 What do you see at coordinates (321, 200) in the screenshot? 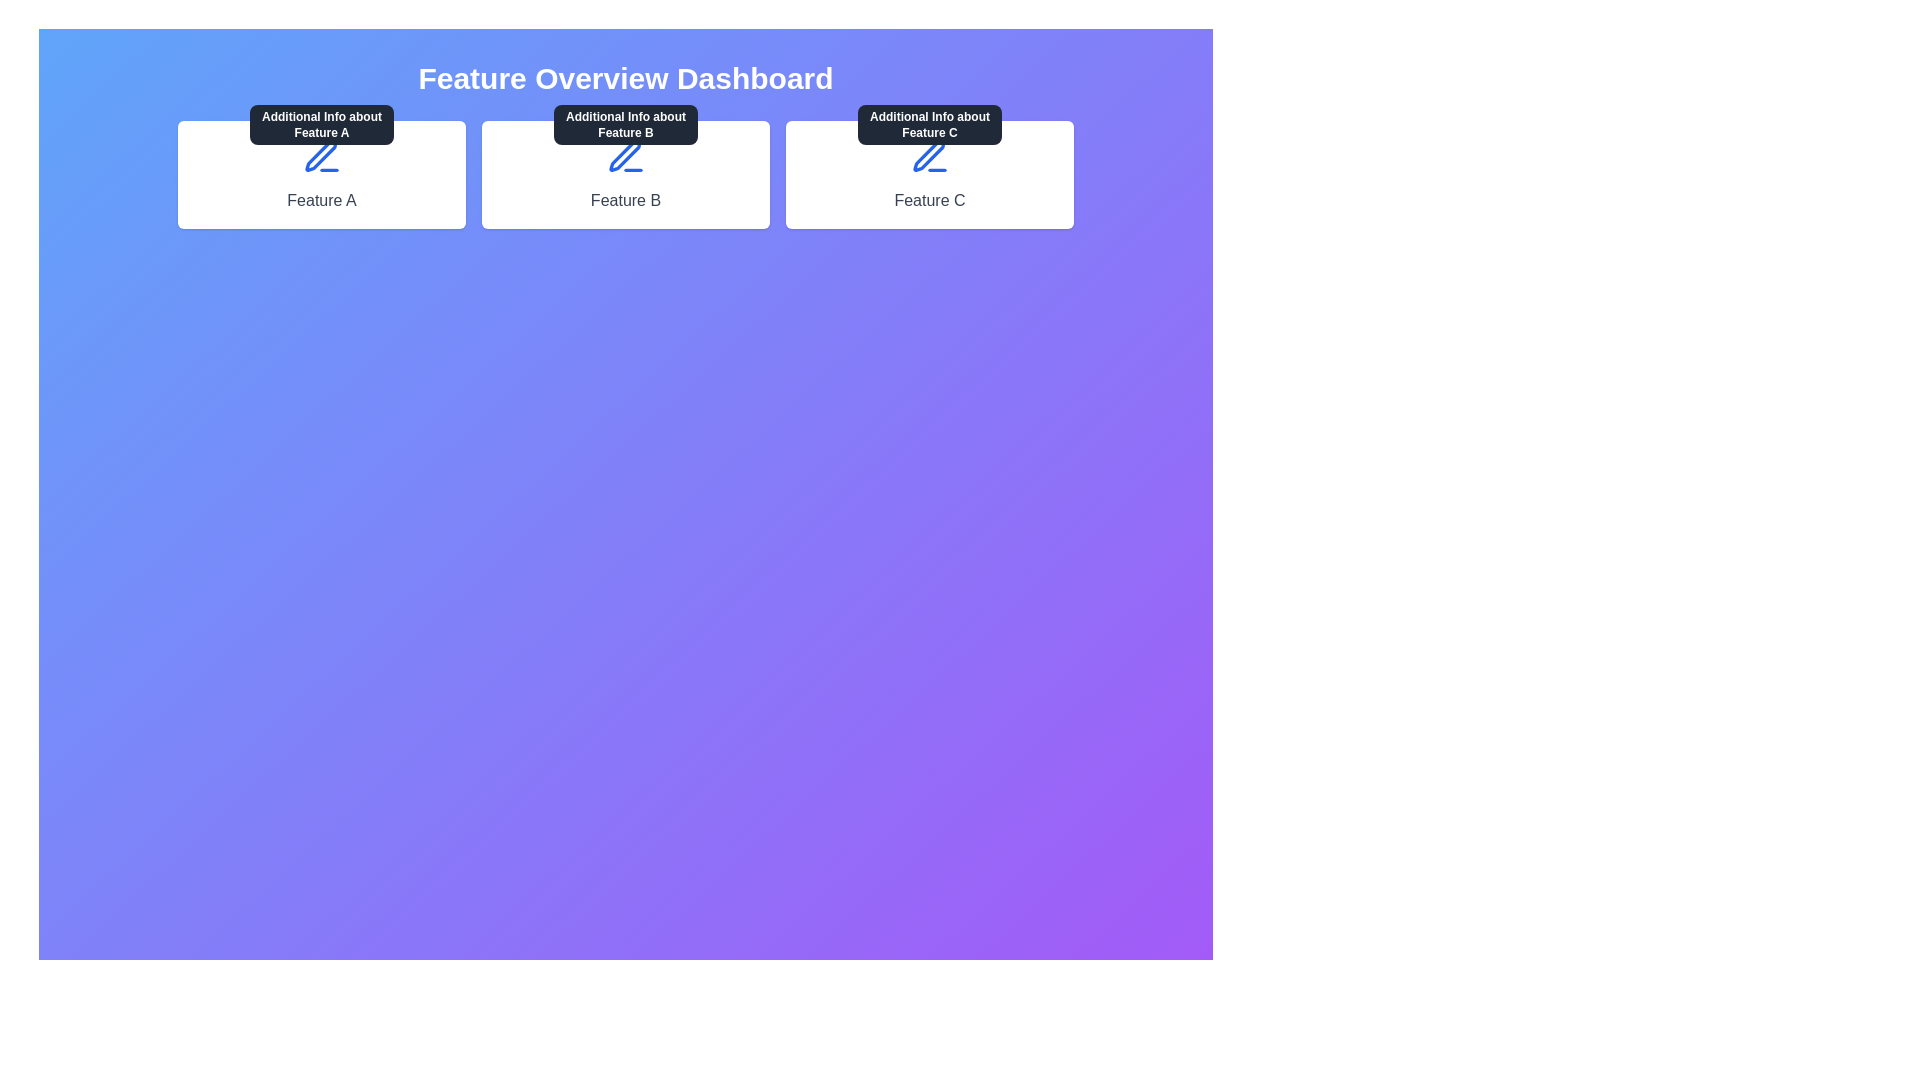
I see `the label with centered gray text located at the bottom-center of the first card, which contains additional info about Feature A` at bounding box center [321, 200].